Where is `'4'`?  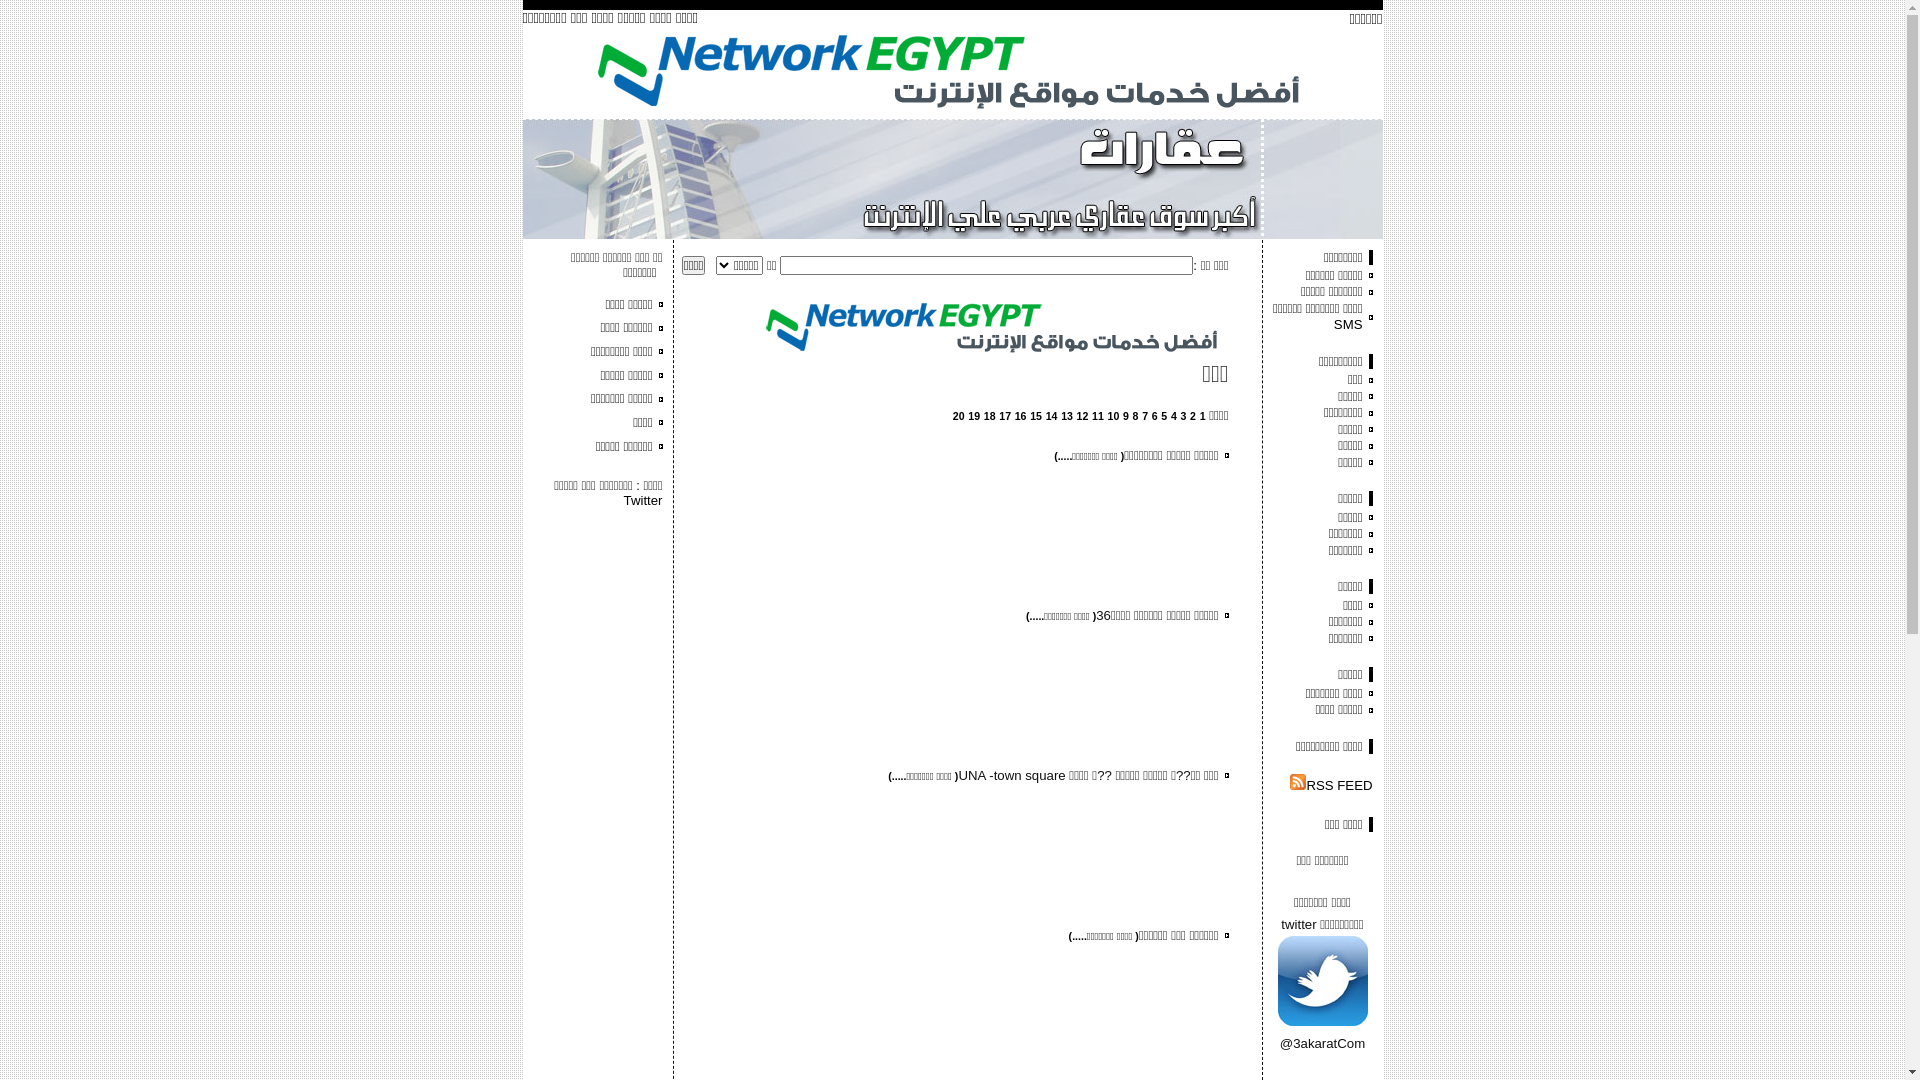
'4' is located at coordinates (1174, 415).